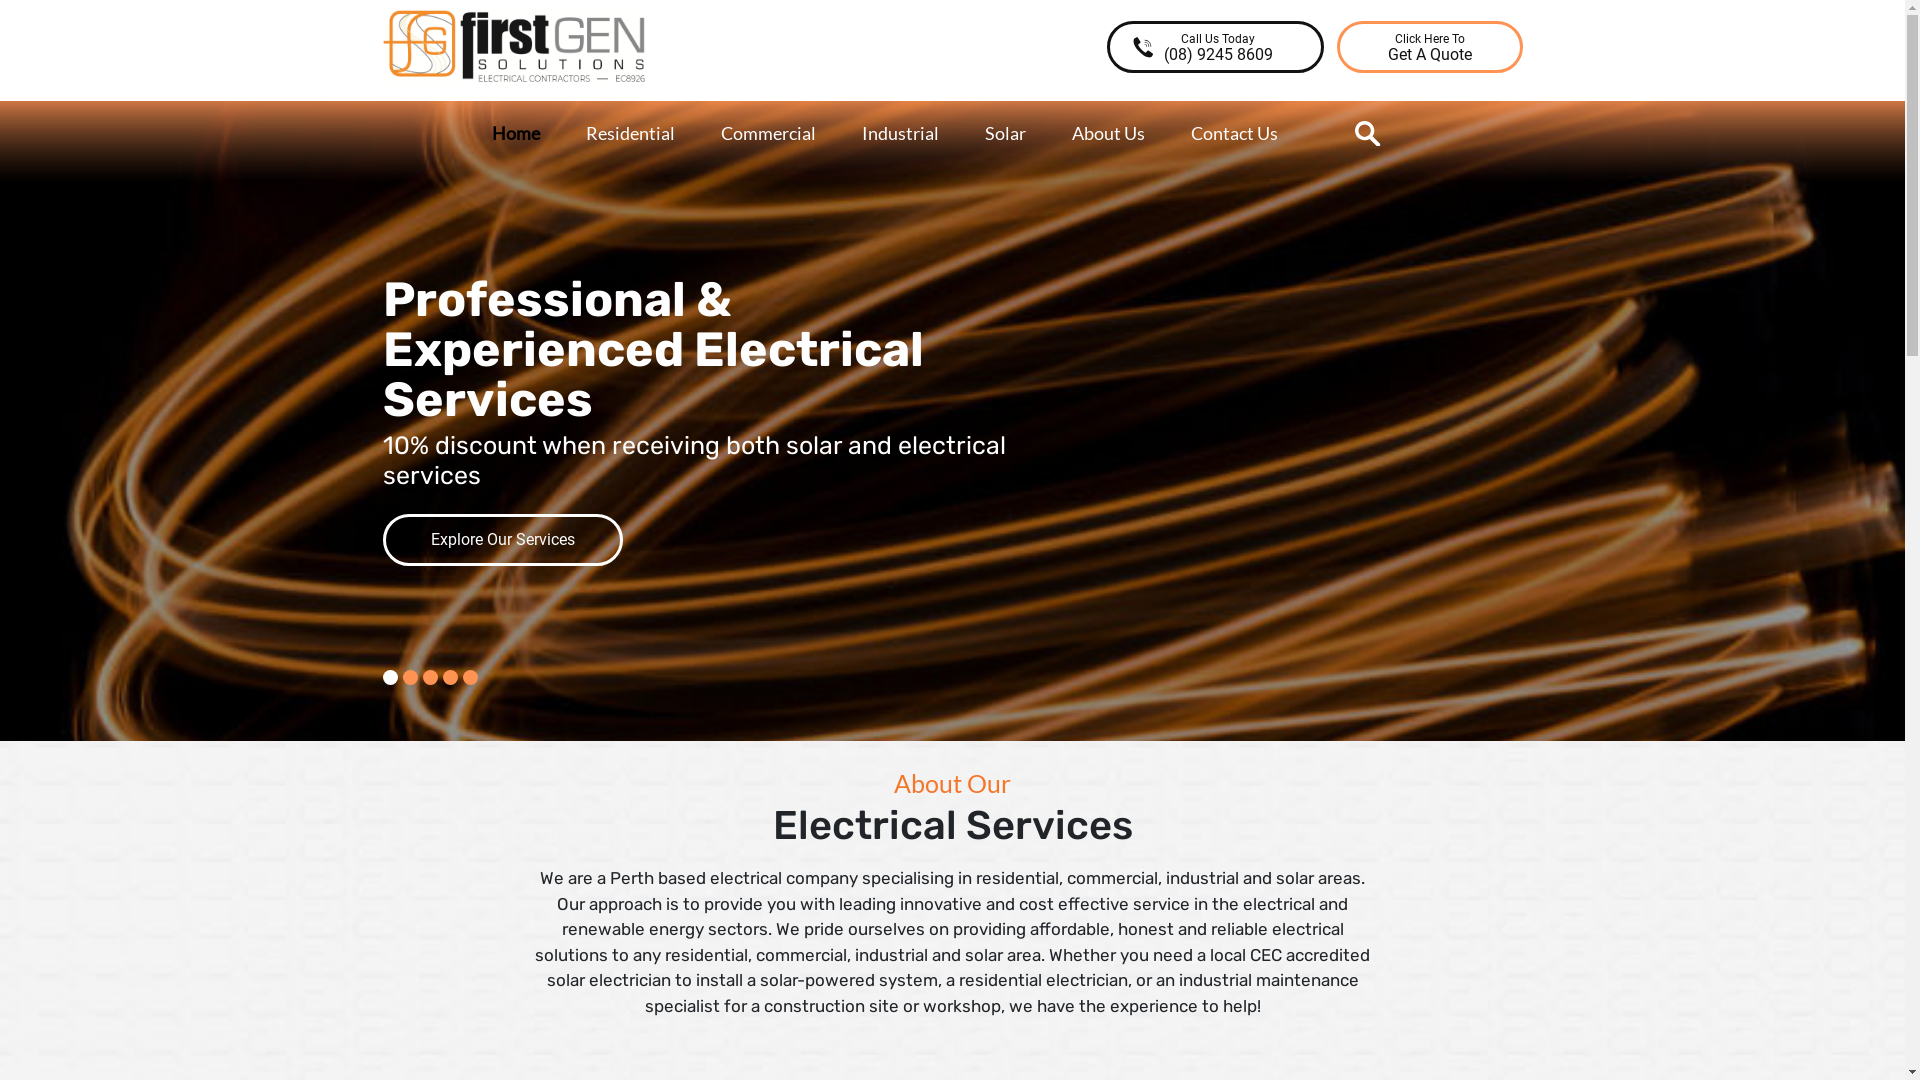 This screenshot has width=1920, height=1080. I want to click on 'First Gen Solutions', so click(456, 96).